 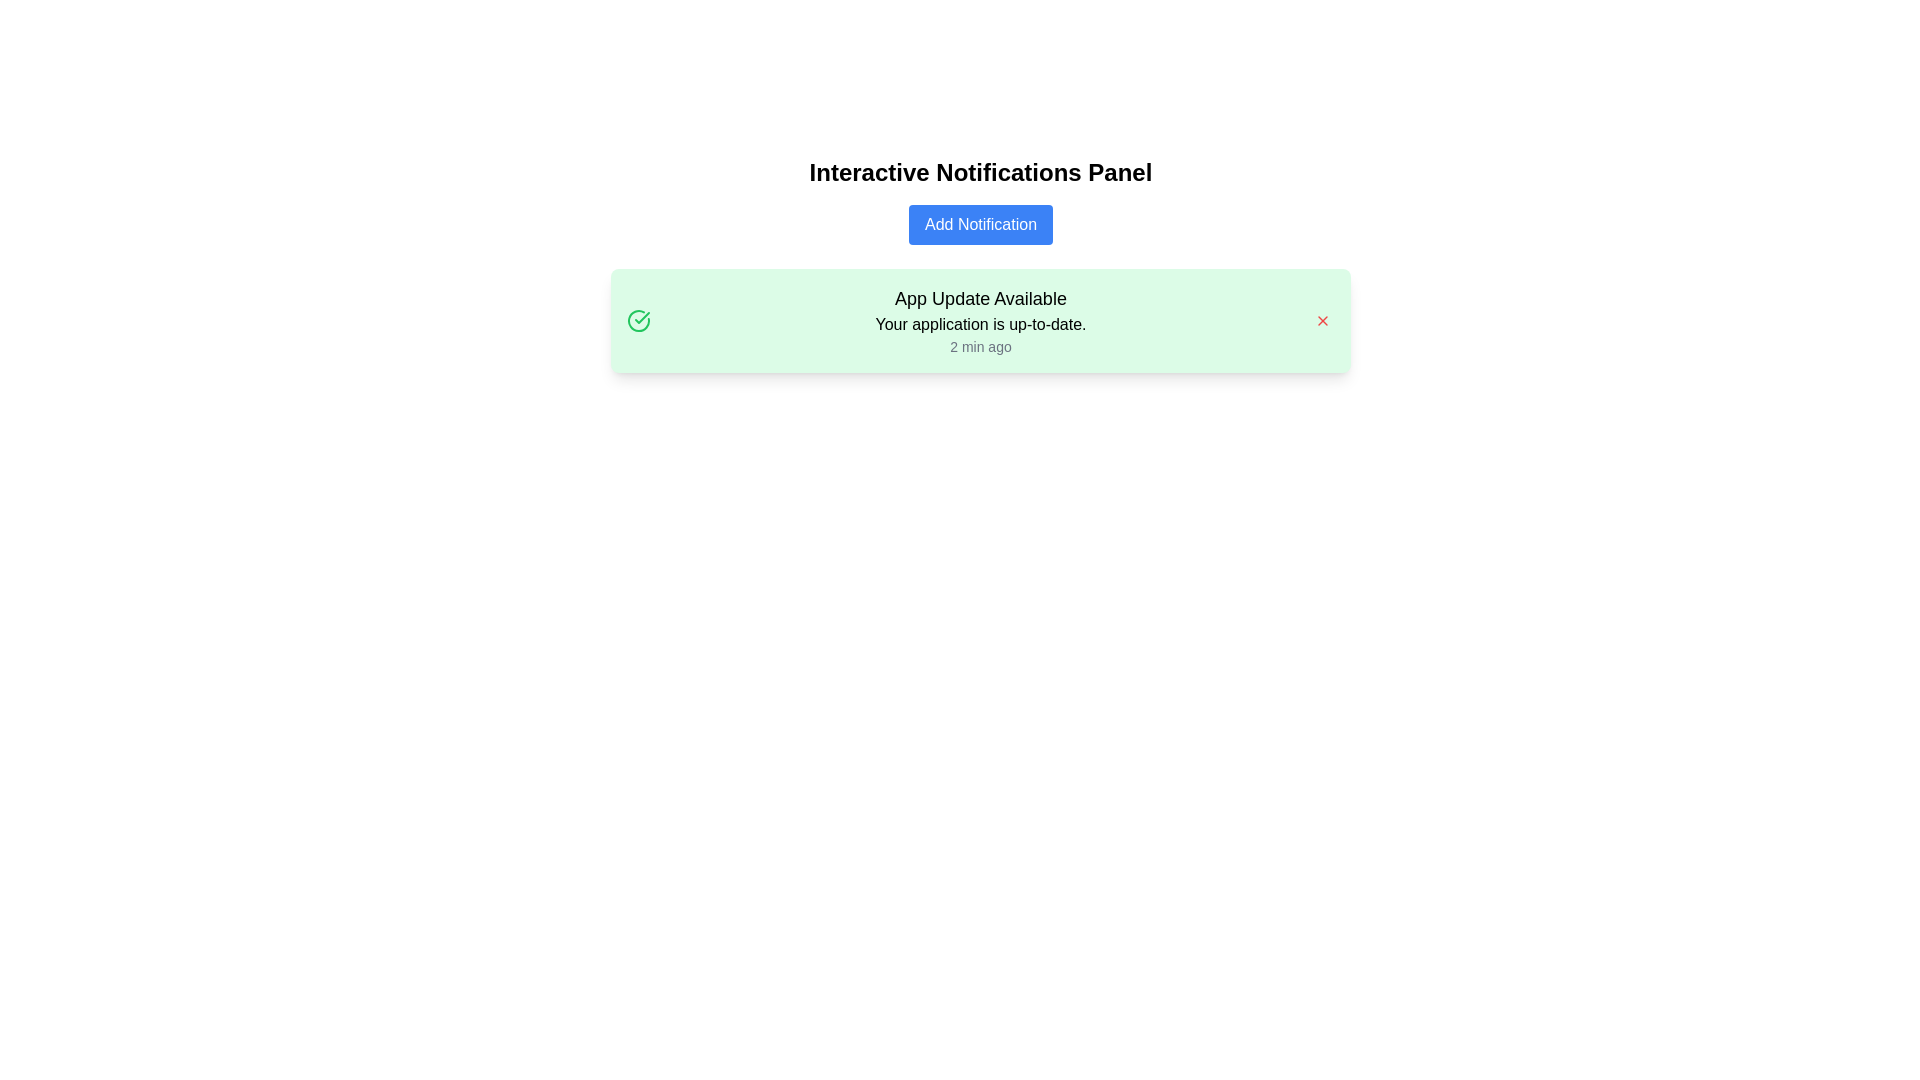 What do you see at coordinates (980, 224) in the screenshot?
I see `the 'Add Notification' button, which has a blue background and white text` at bounding box center [980, 224].